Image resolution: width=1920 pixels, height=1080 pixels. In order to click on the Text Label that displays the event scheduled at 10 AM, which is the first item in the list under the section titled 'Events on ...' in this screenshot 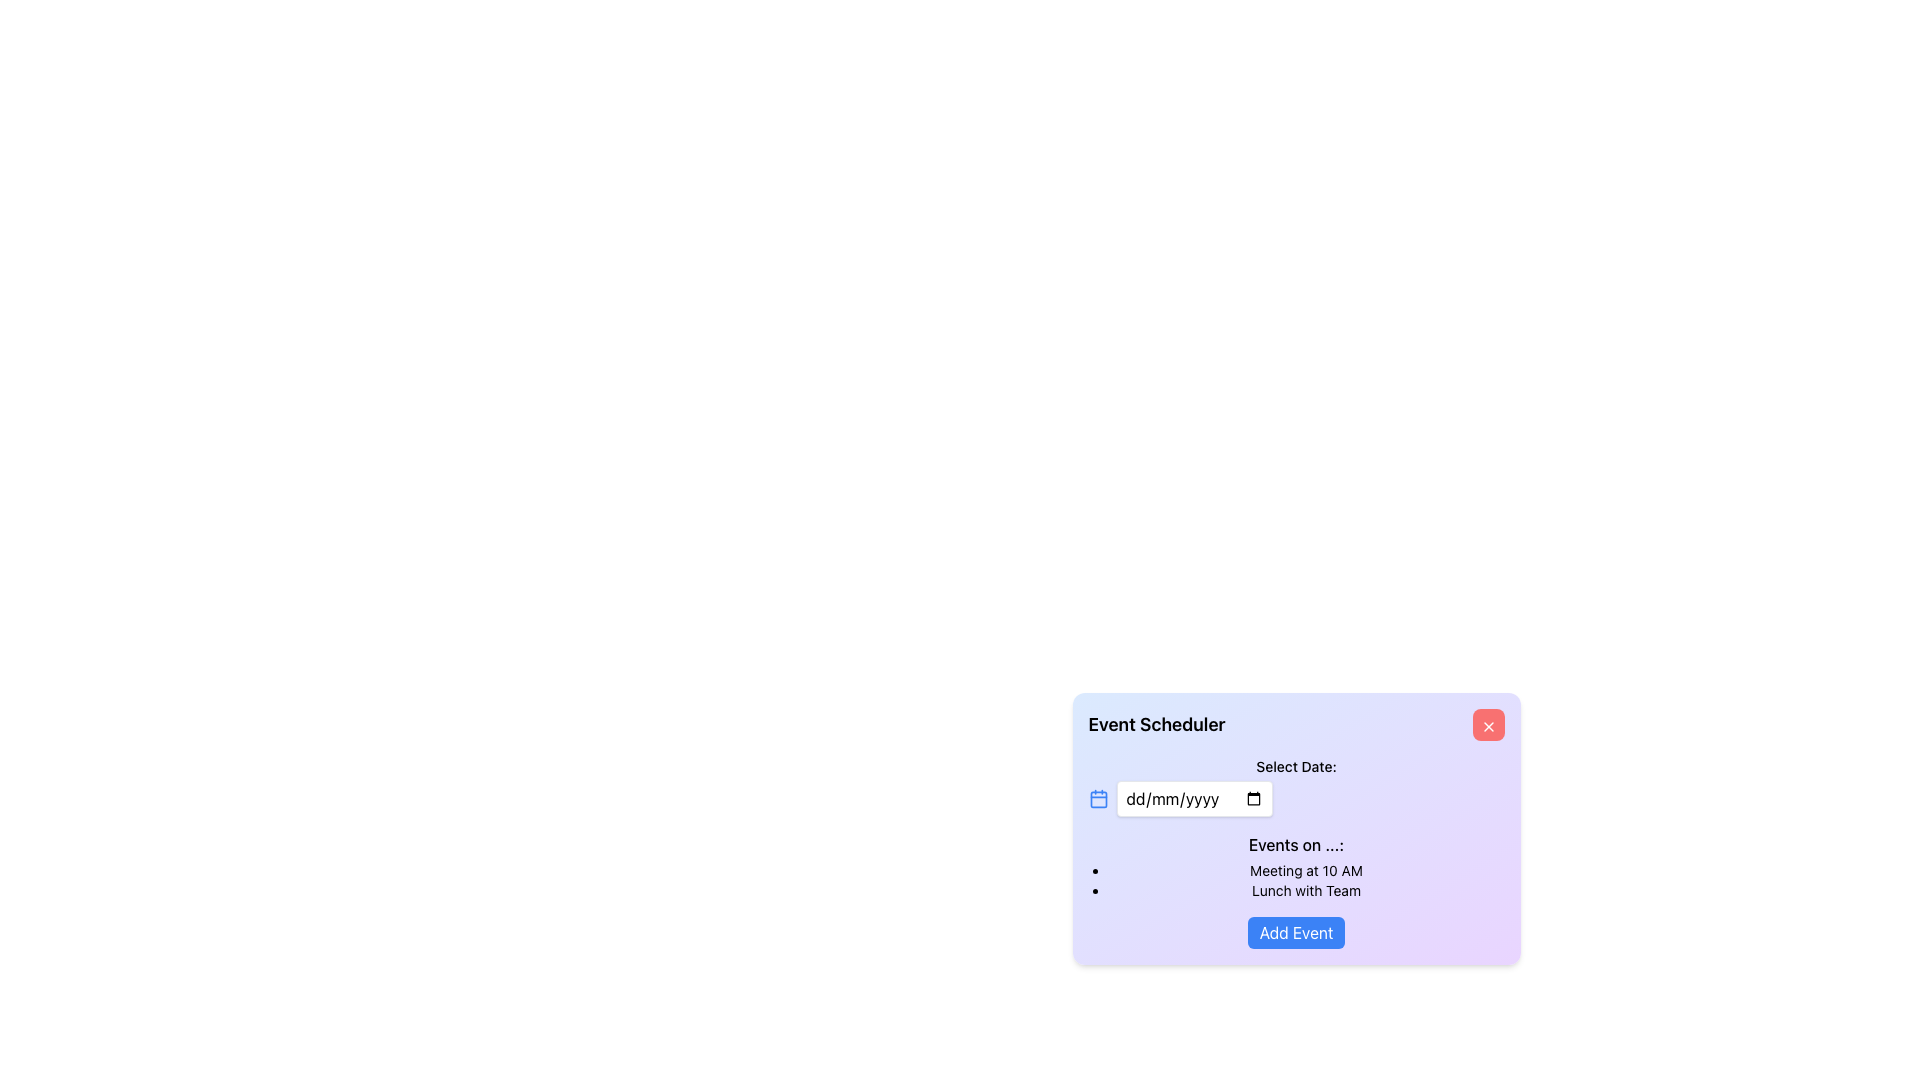, I will do `click(1306, 870)`.